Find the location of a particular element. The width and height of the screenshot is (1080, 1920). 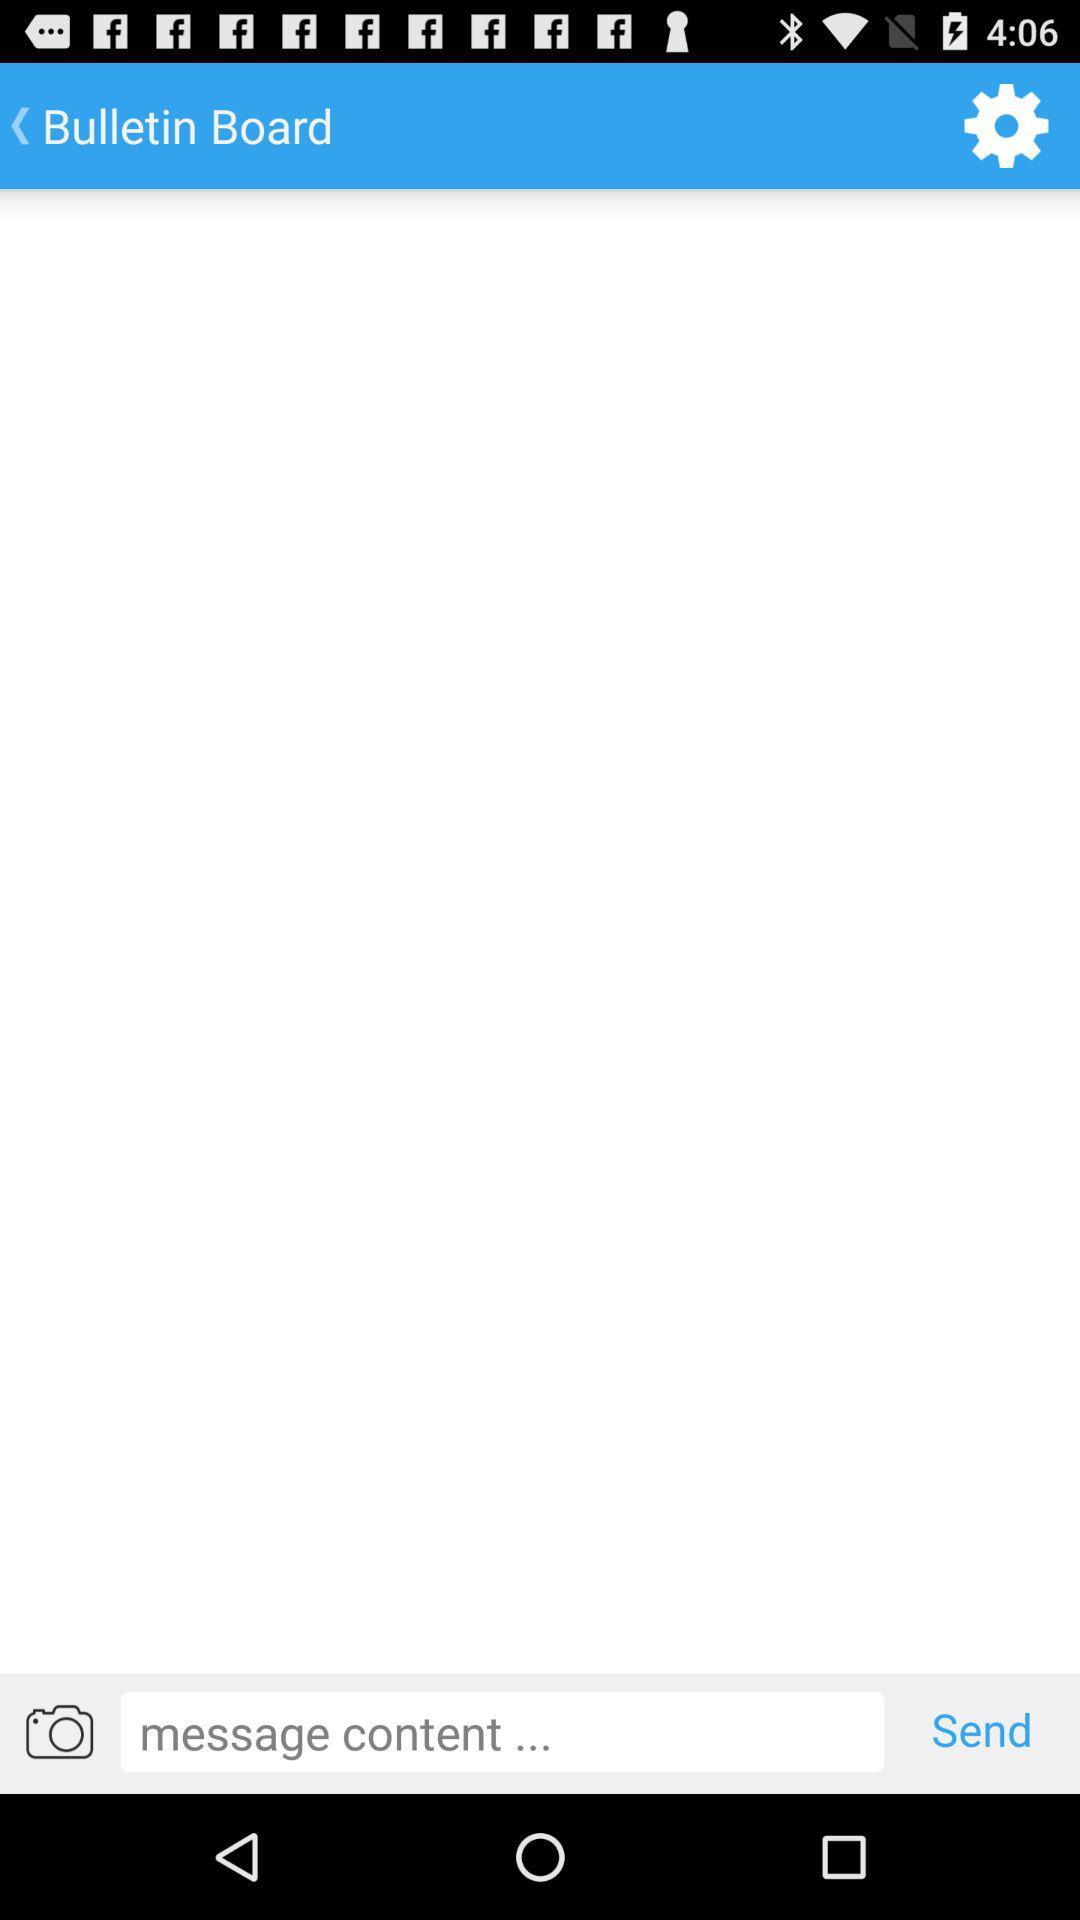

send message is located at coordinates (501, 1731).